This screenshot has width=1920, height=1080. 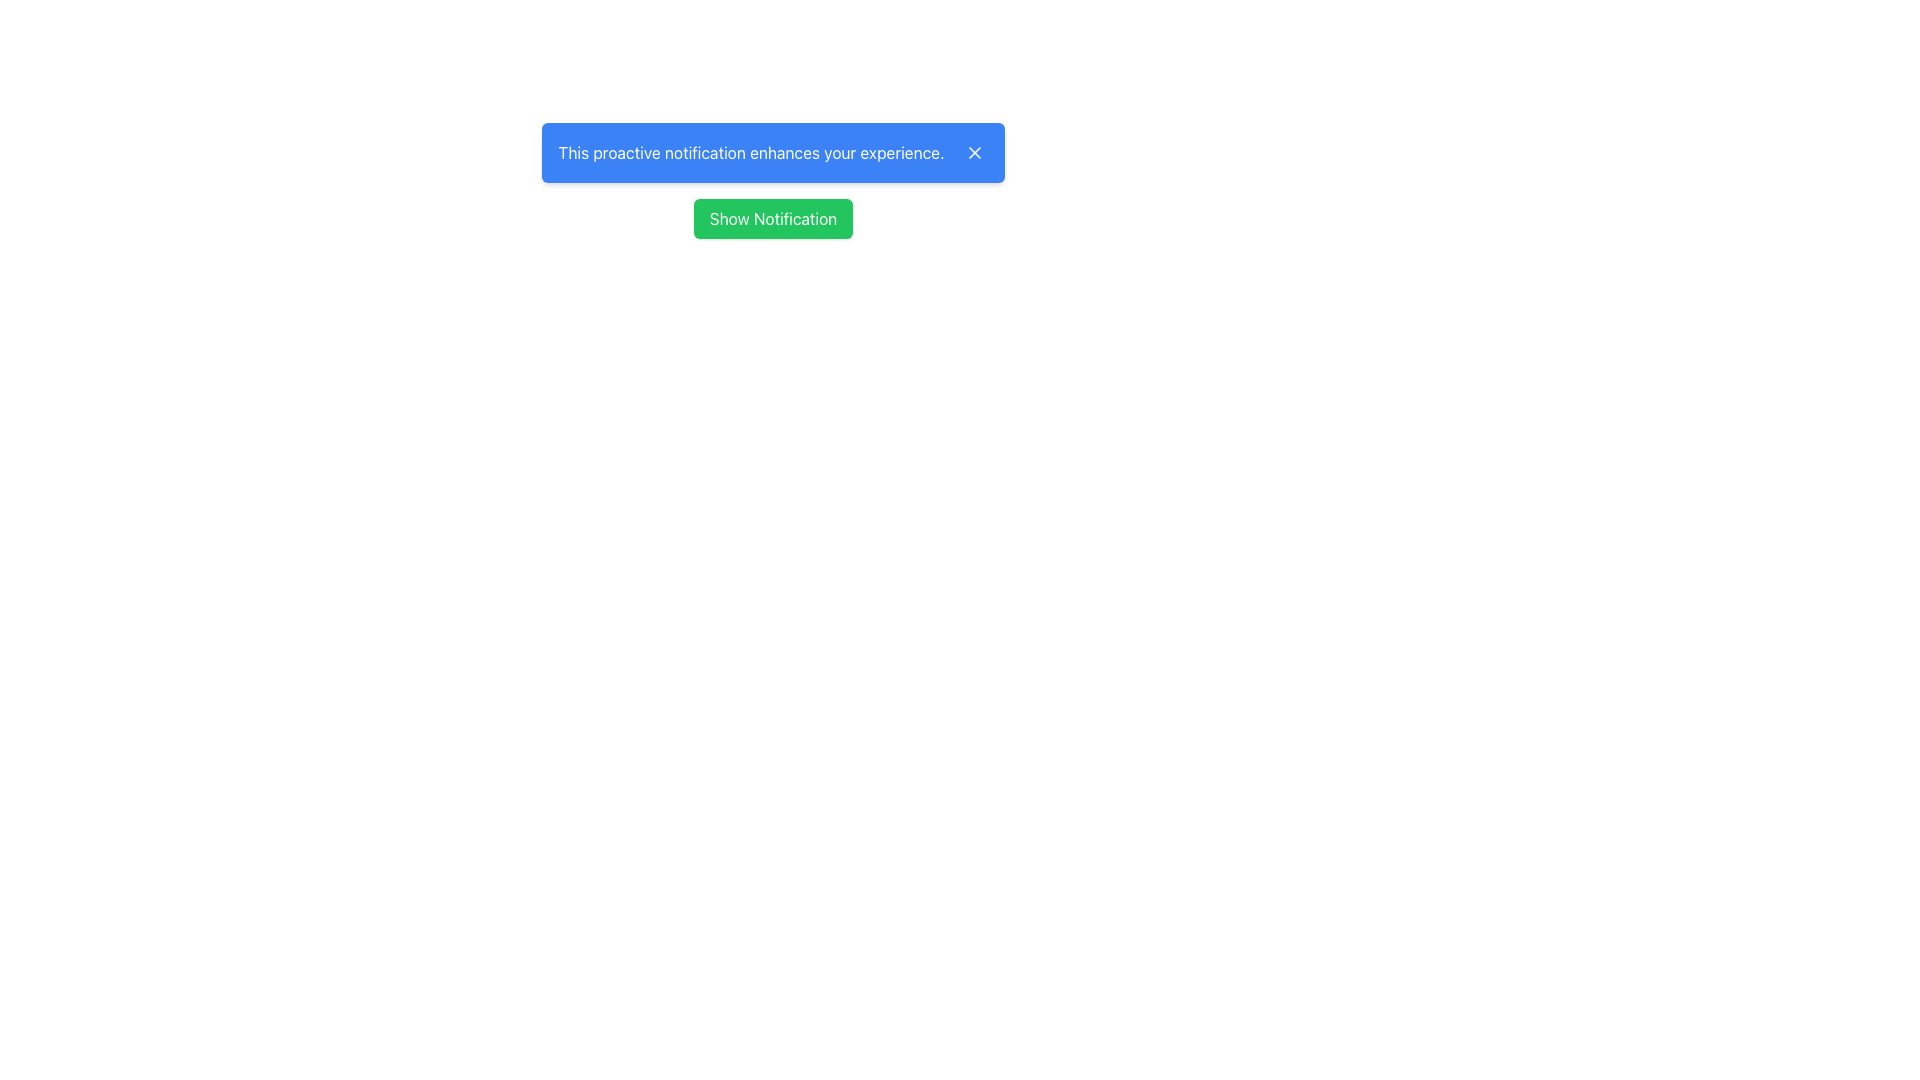 What do you see at coordinates (772, 181) in the screenshot?
I see `the notification box which has a blue background and white text stating 'This proactive notification enhances your experience.'` at bounding box center [772, 181].